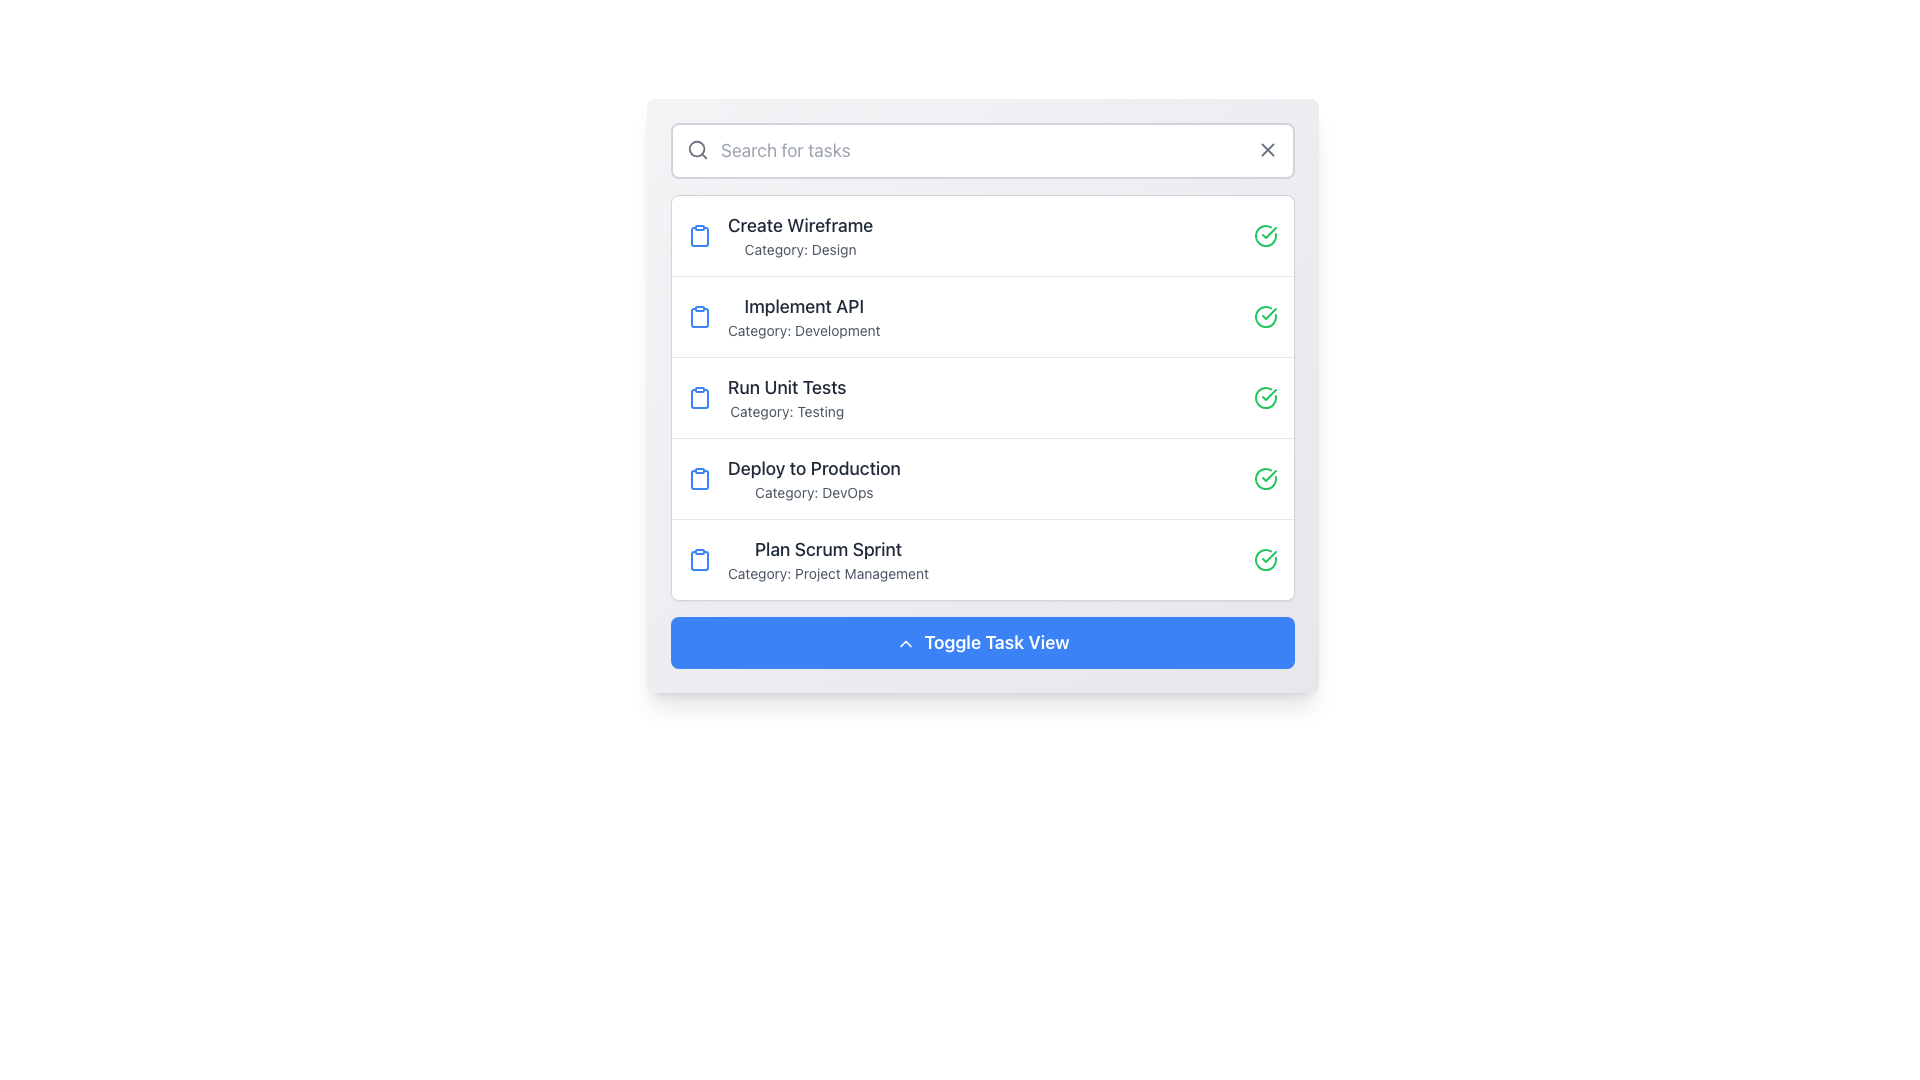  I want to click on the clipboard icon located to the left of the text 'Implement API' in the second item of the task list, so click(700, 315).